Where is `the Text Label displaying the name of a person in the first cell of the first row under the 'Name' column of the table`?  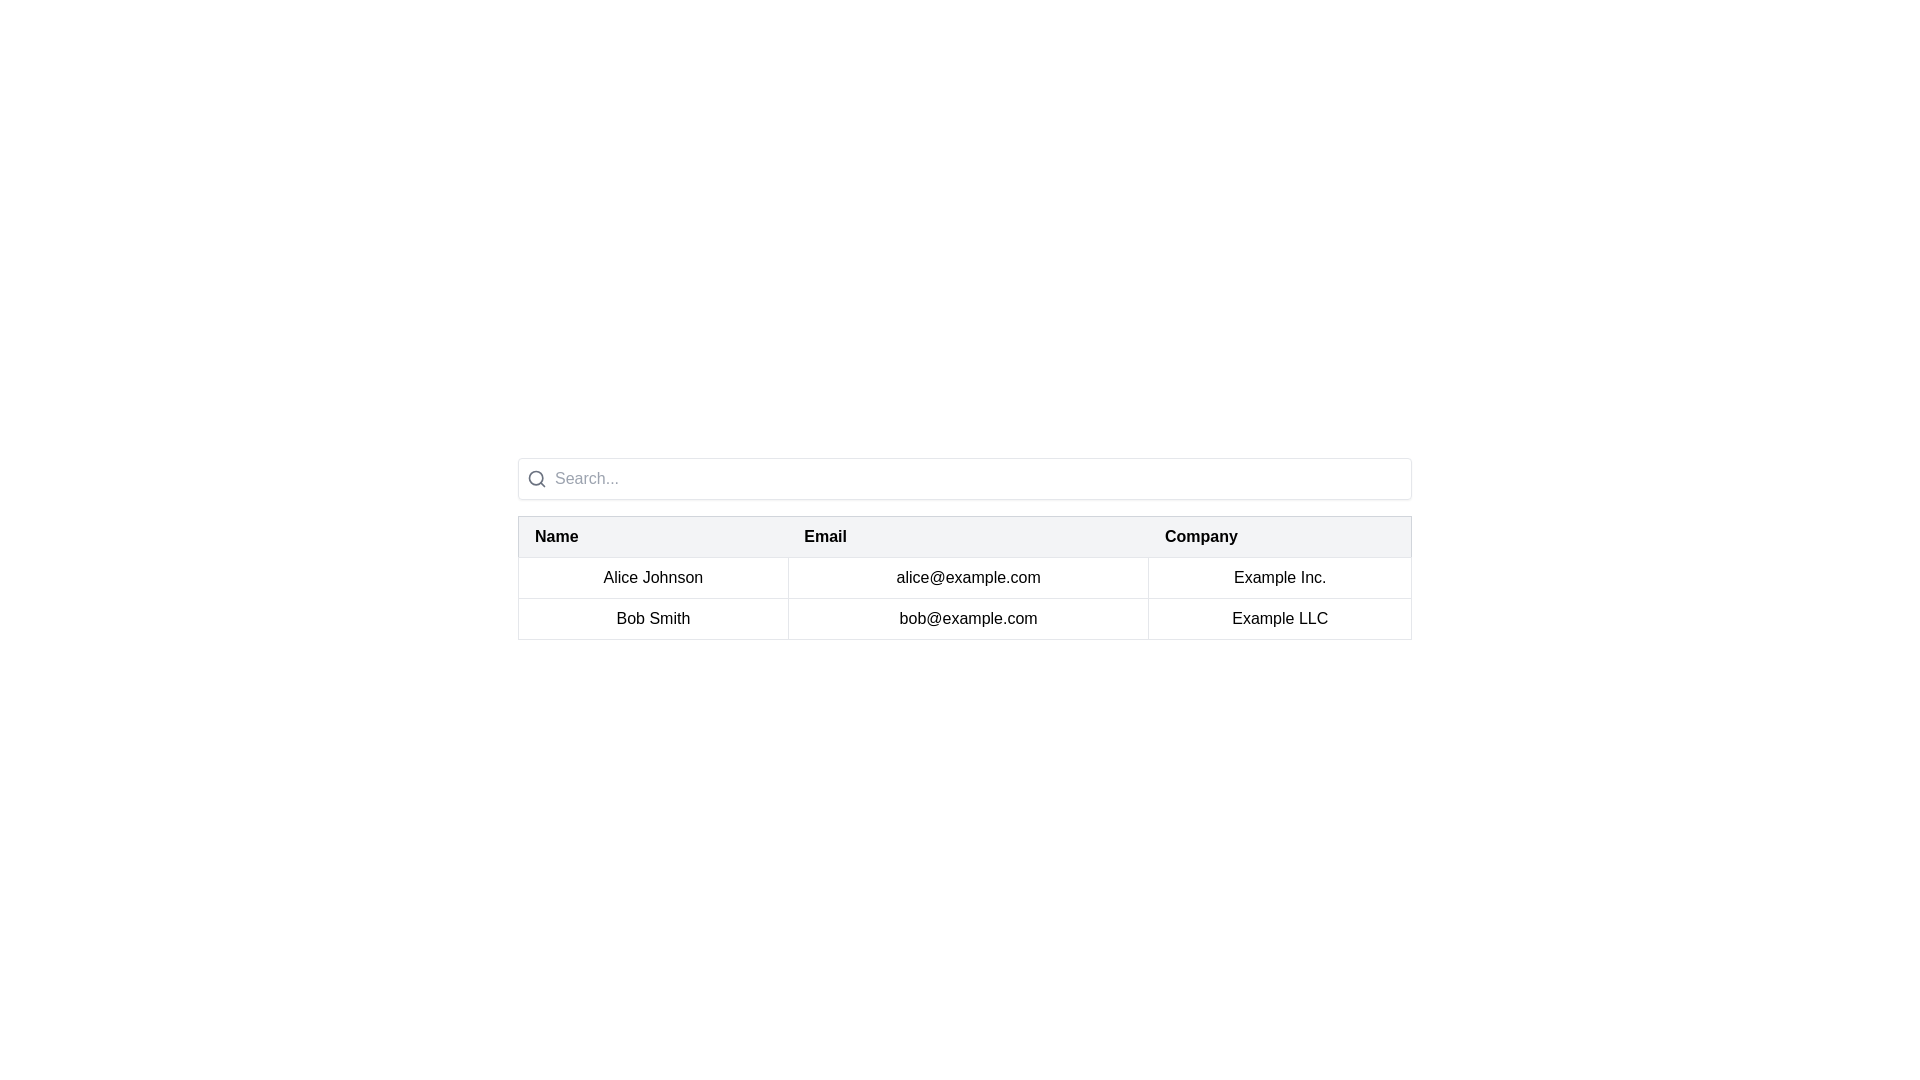
the Text Label displaying the name of a person in the first cell of the first row under the 'Name' column of the table is located at coordinates (653, 578).